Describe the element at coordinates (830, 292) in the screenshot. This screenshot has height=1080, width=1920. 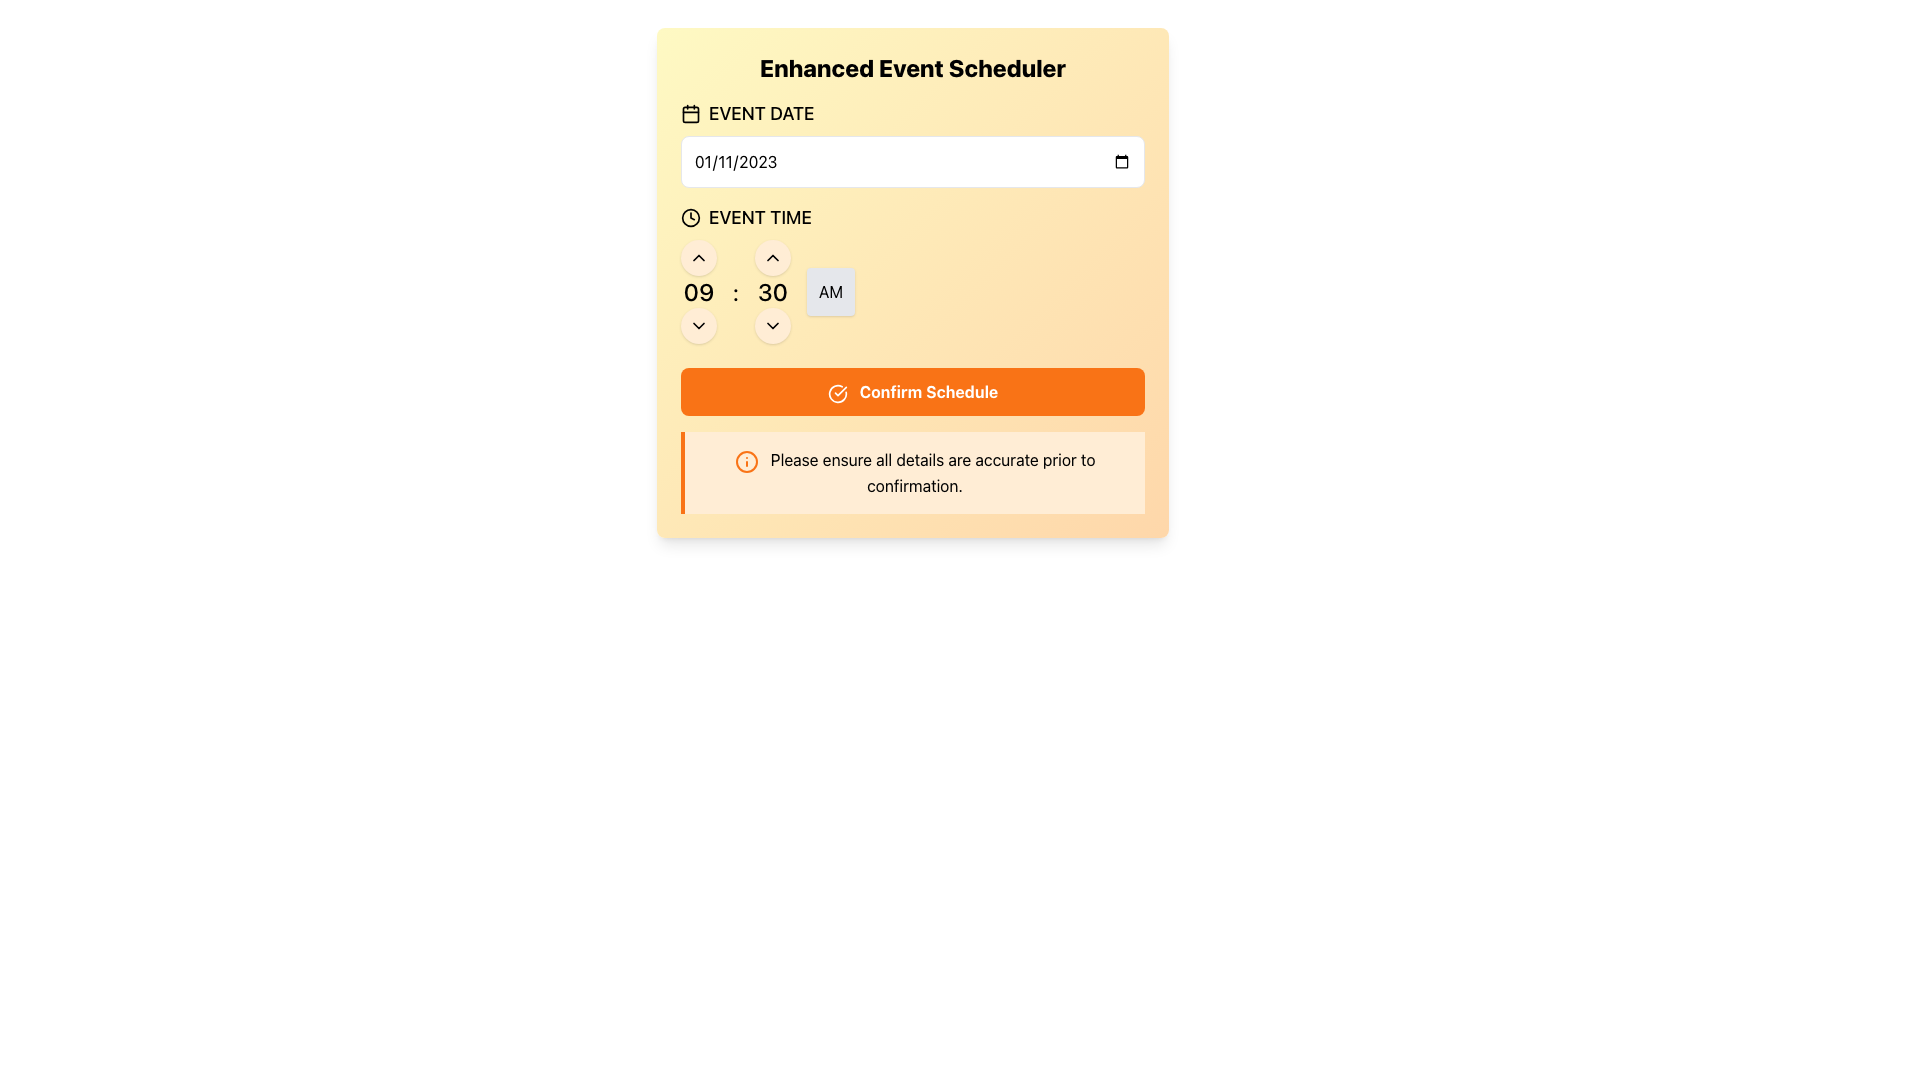
I see `the time period toggle button located to the right of the '30' minute input field to observe the hover effect` at that location.